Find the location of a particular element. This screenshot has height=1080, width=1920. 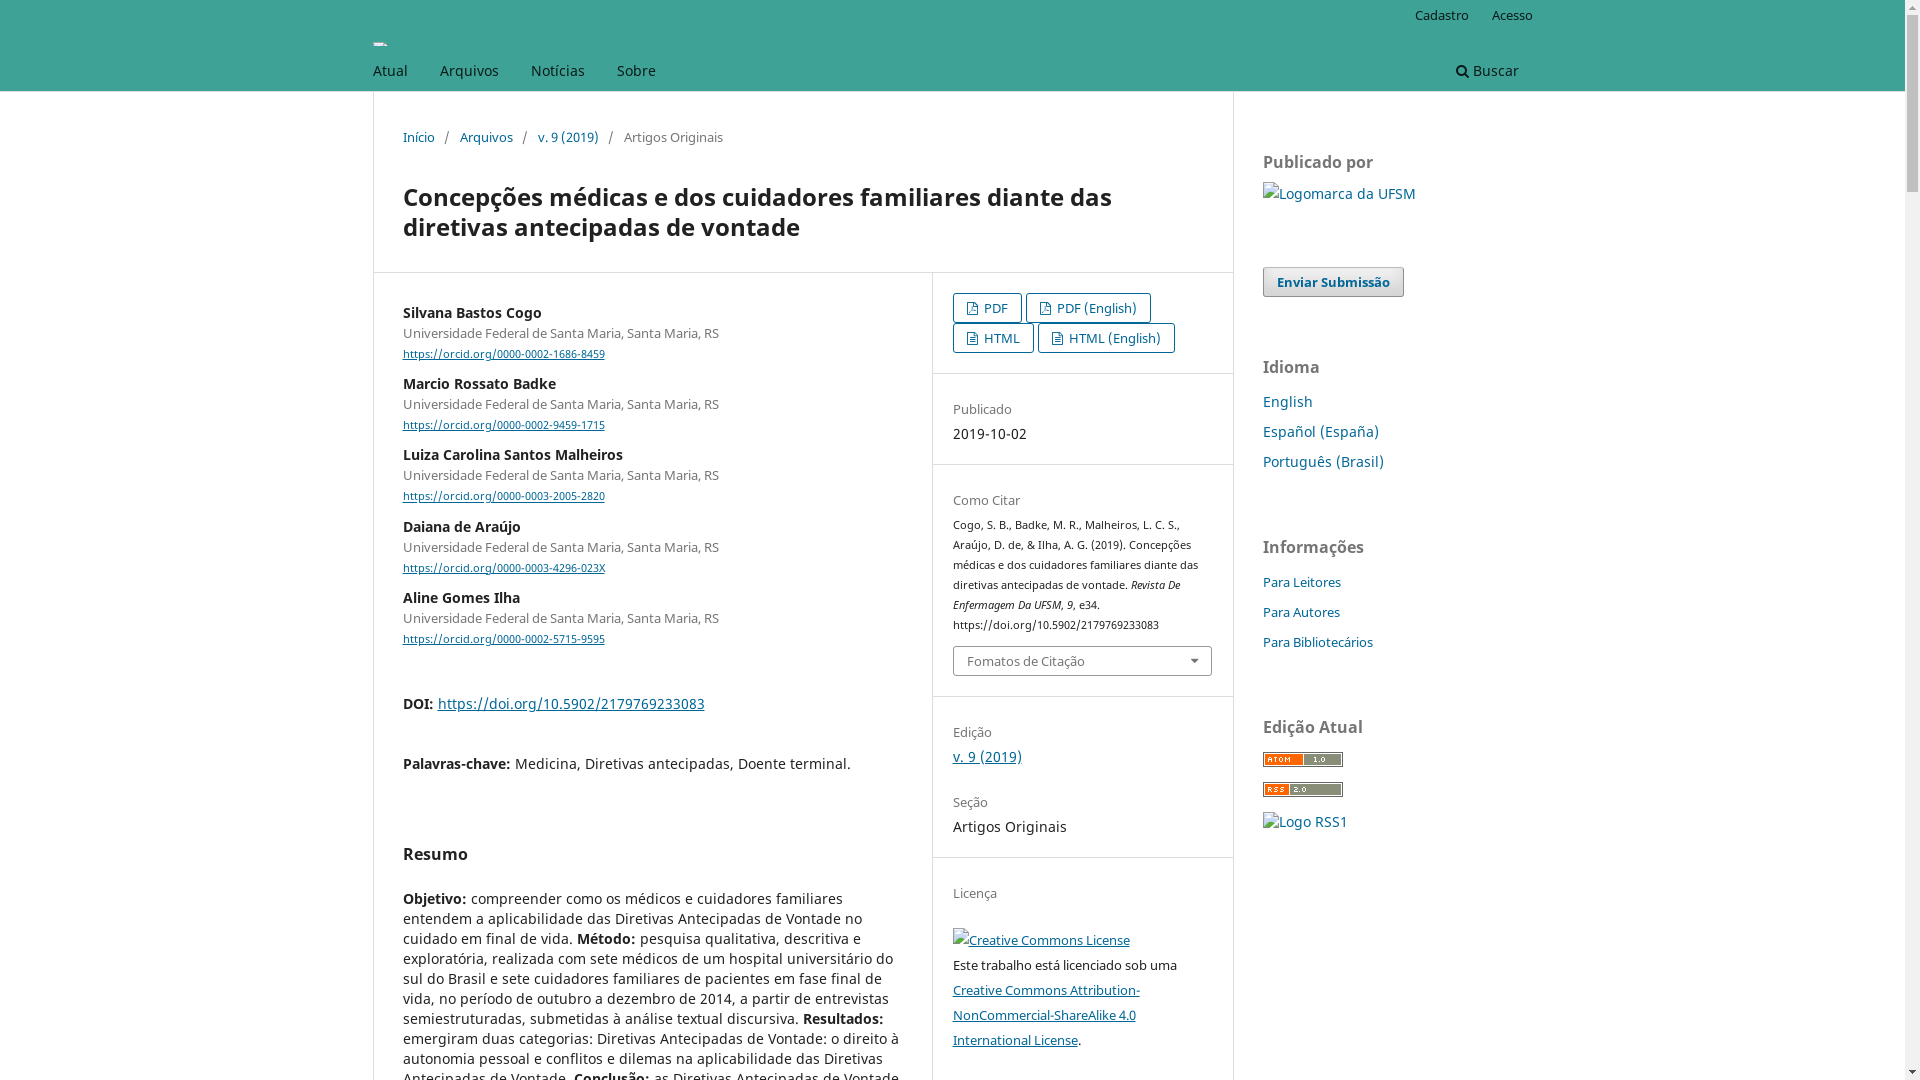

'HTML (English)' is located at coordinates (1105, 337).